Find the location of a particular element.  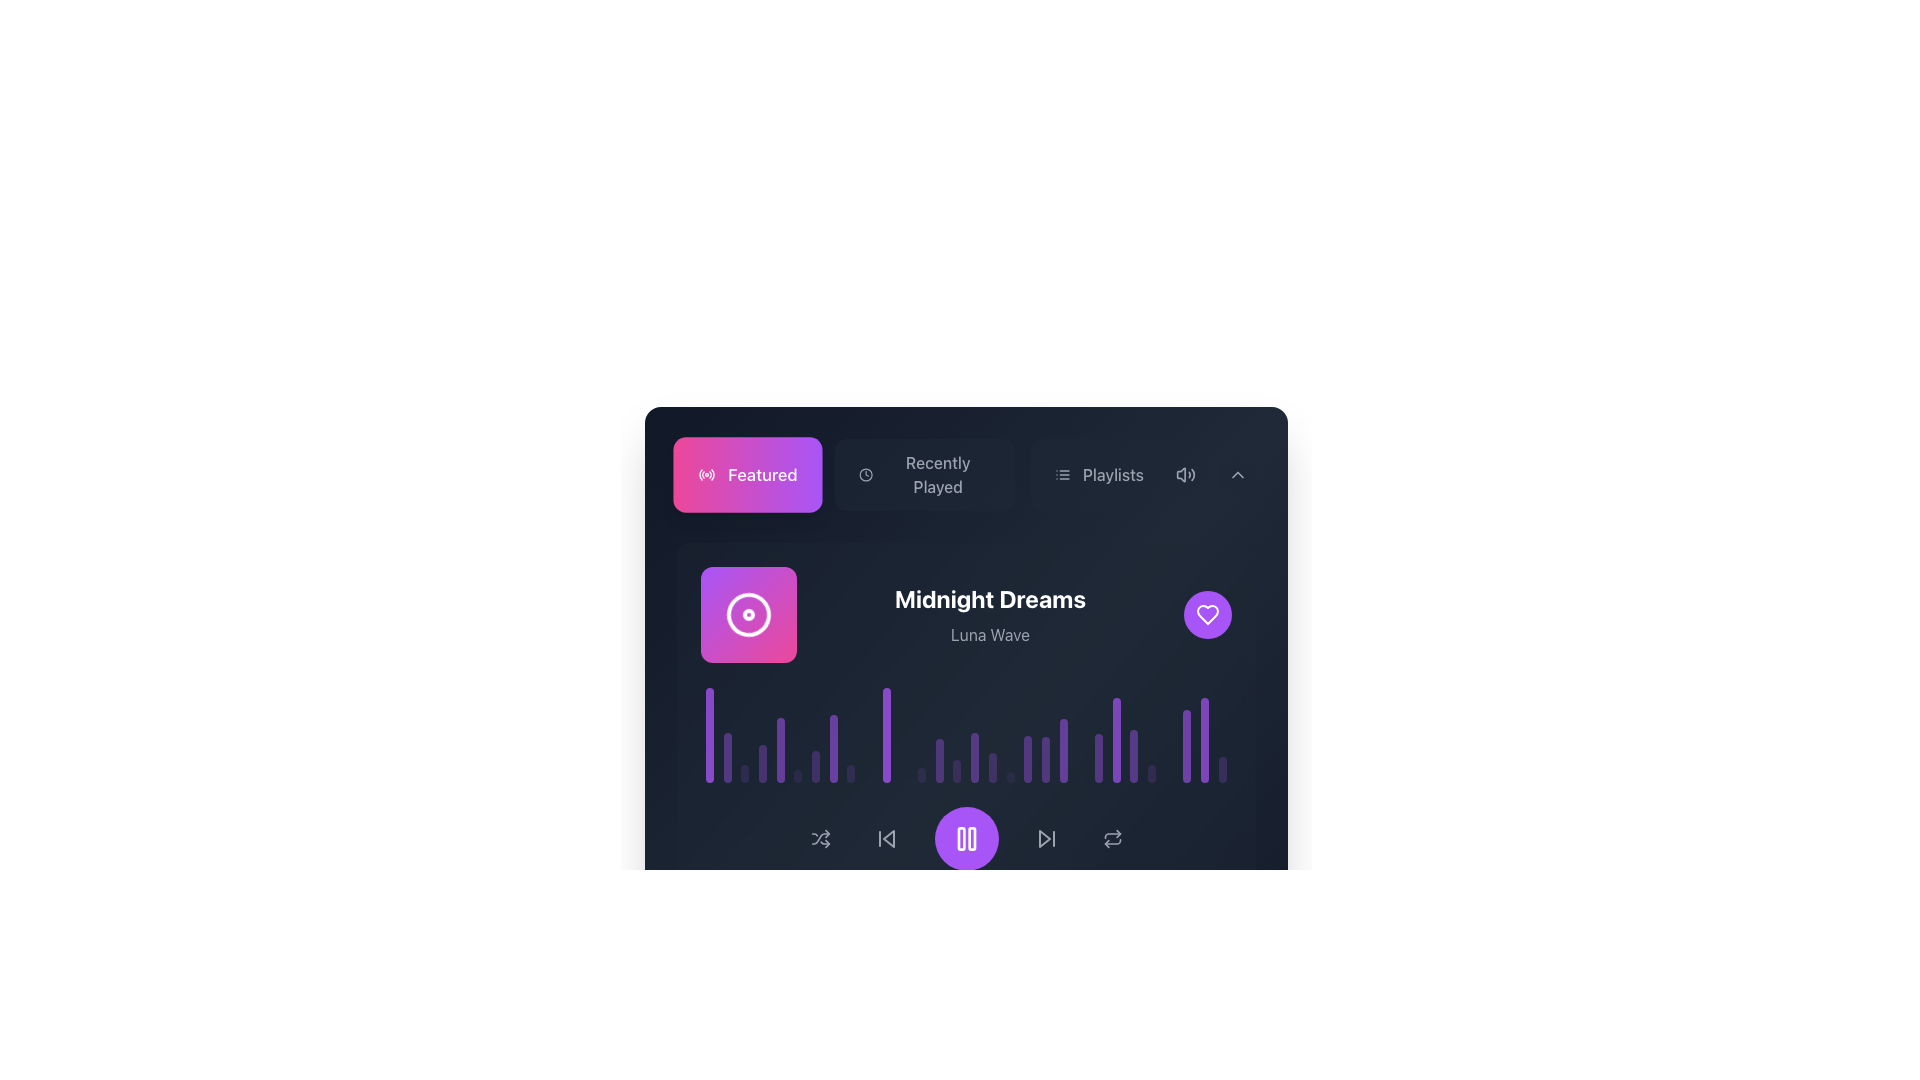

the twenty-seventh progress bar in the soundwave representation, which indicates the amplitude of a sound track, located in the lower half of the music-themed interface is located at coordinates (1204, 740).